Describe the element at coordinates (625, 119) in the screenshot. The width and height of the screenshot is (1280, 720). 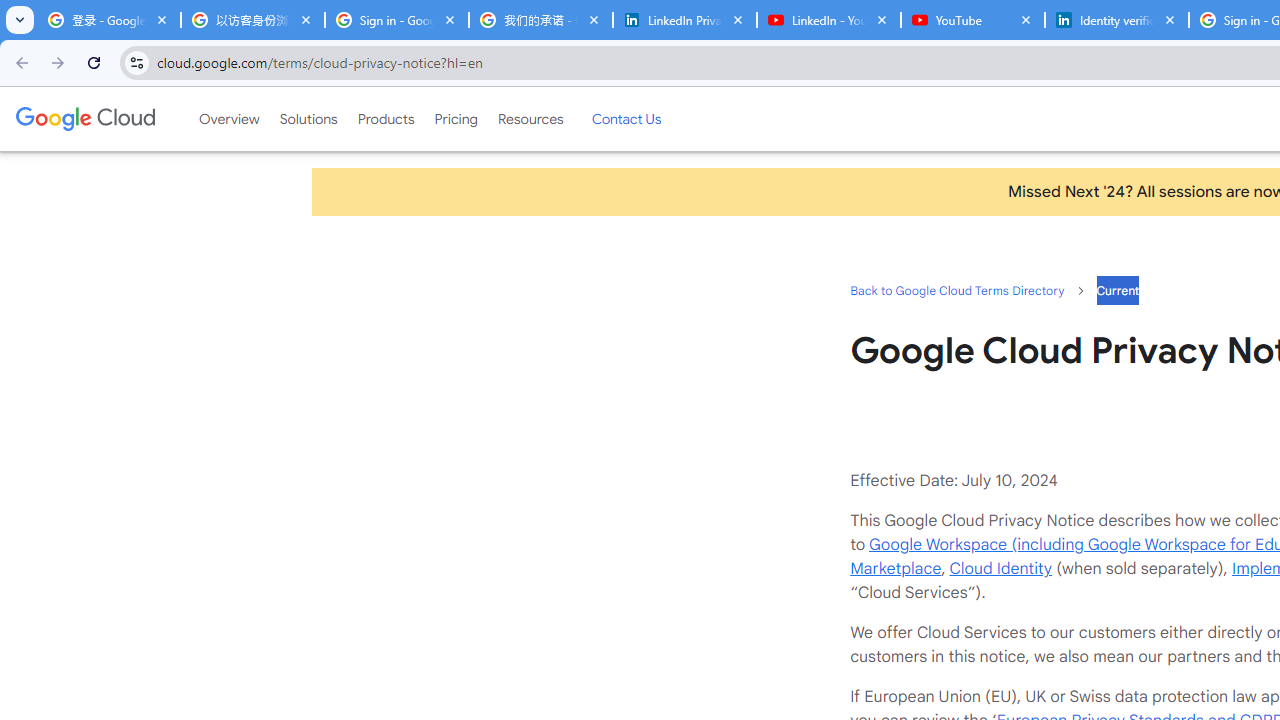
I see `'Contact Us'` at that location.